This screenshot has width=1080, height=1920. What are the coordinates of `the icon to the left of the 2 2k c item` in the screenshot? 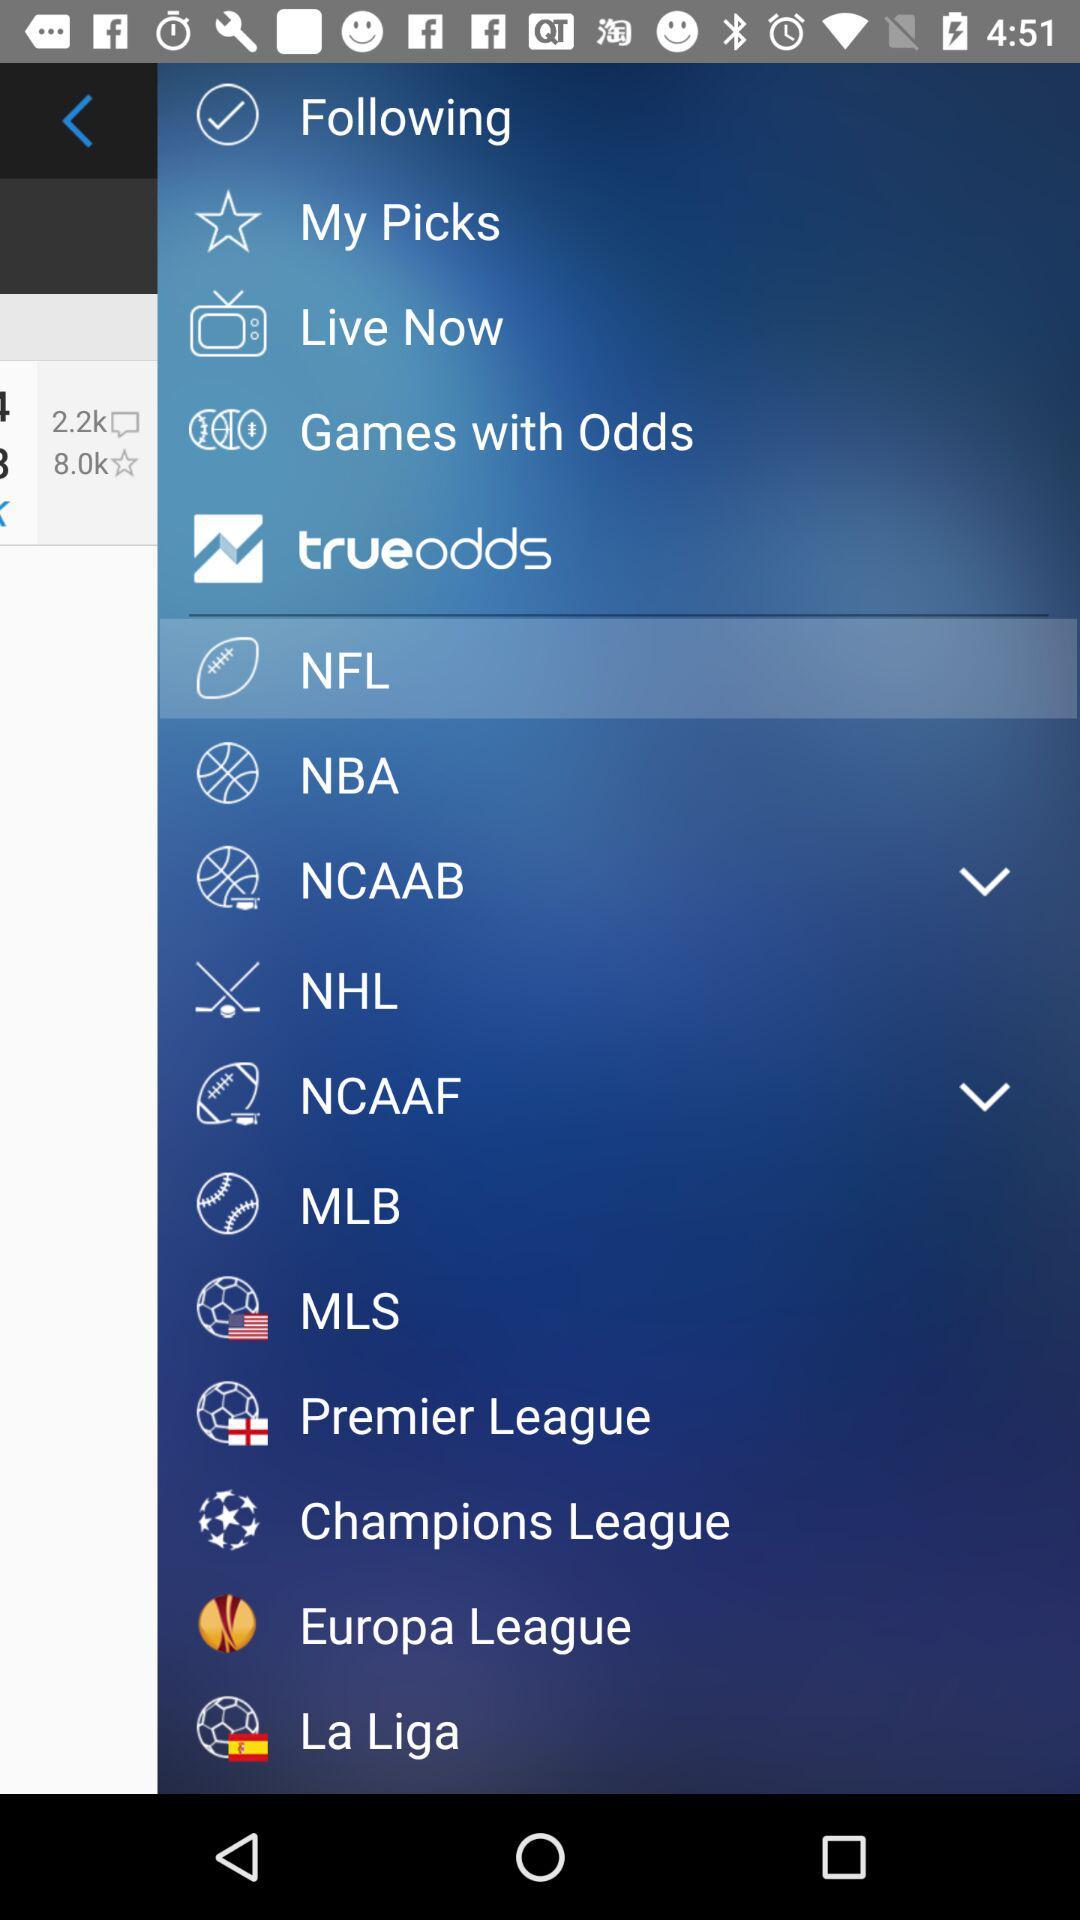 It's located at (5, 460).